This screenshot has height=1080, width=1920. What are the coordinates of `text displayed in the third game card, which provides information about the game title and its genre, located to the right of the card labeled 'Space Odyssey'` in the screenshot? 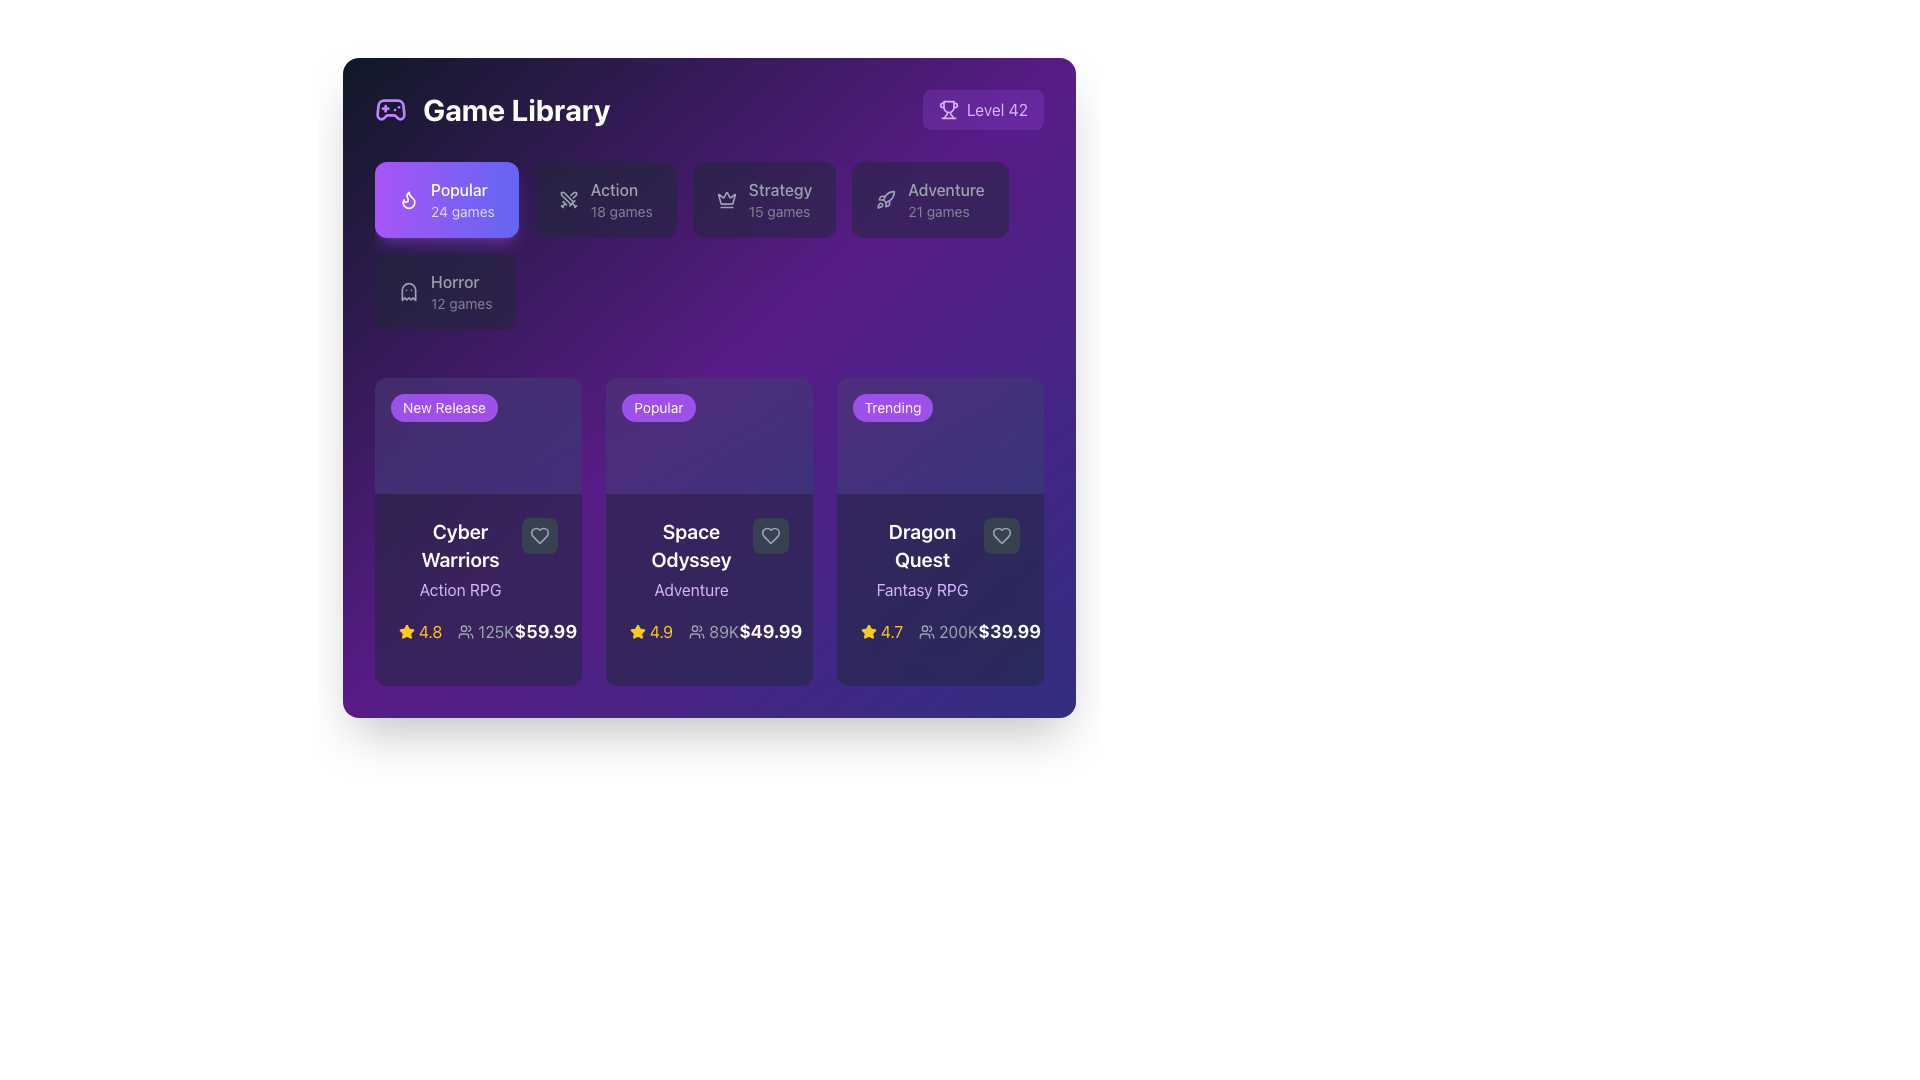 It's located at (939, 560).